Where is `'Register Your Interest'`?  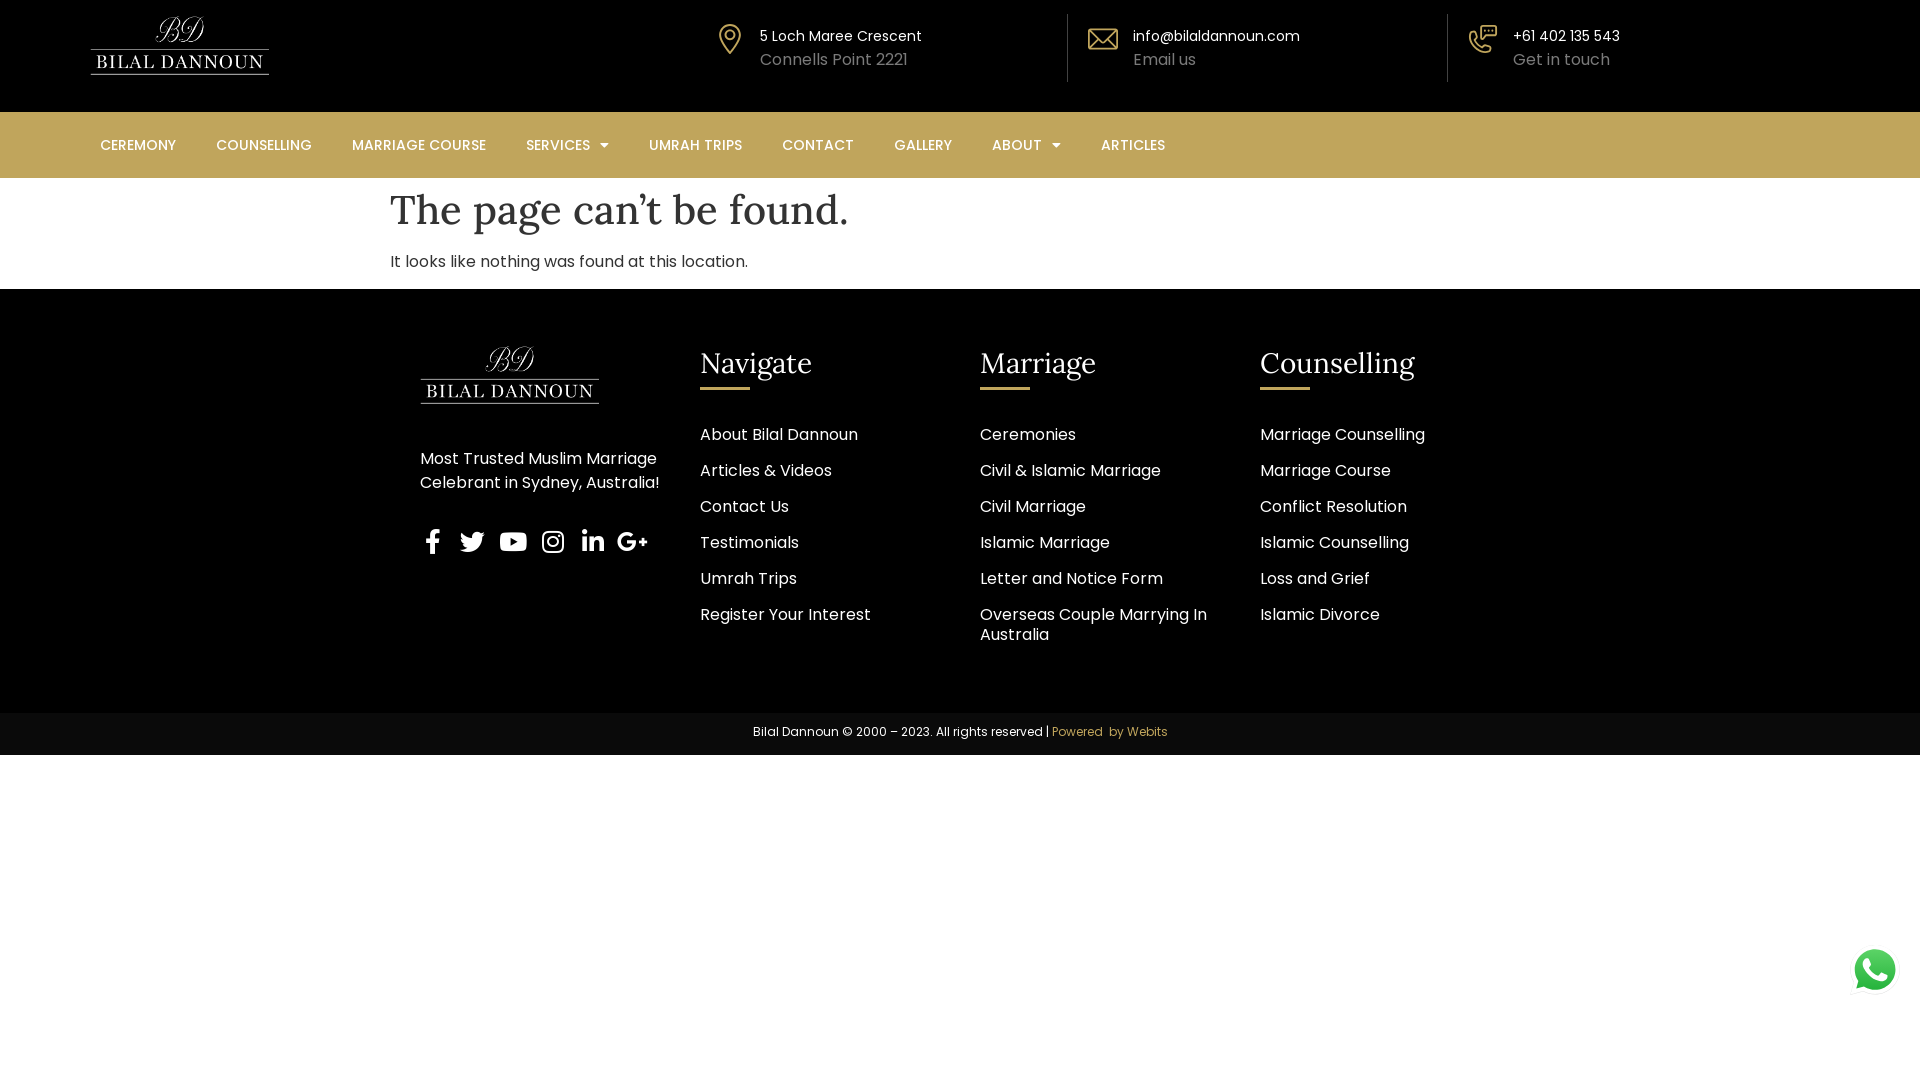
'Register Your Interest' is located at coordinates (820, 613).